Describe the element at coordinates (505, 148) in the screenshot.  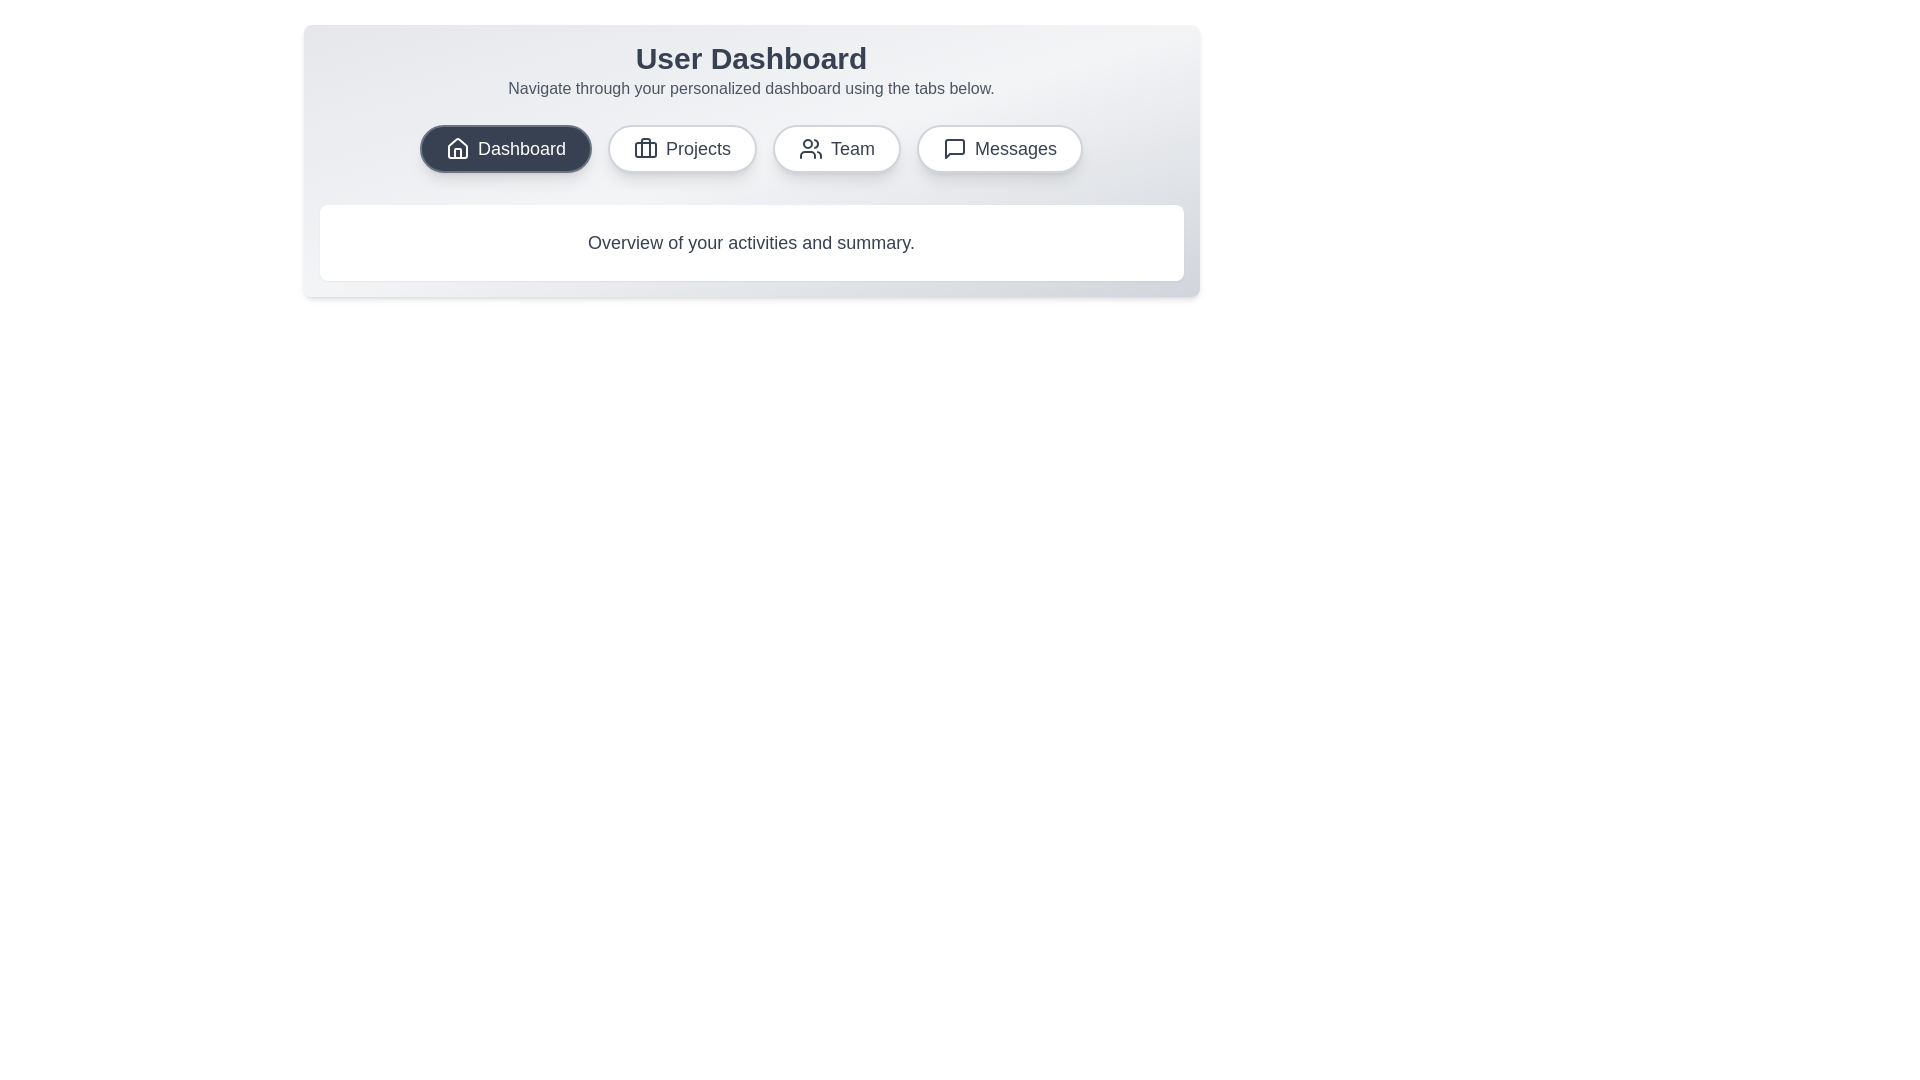
I see `the tab corresponding to Dashboard` at that location.